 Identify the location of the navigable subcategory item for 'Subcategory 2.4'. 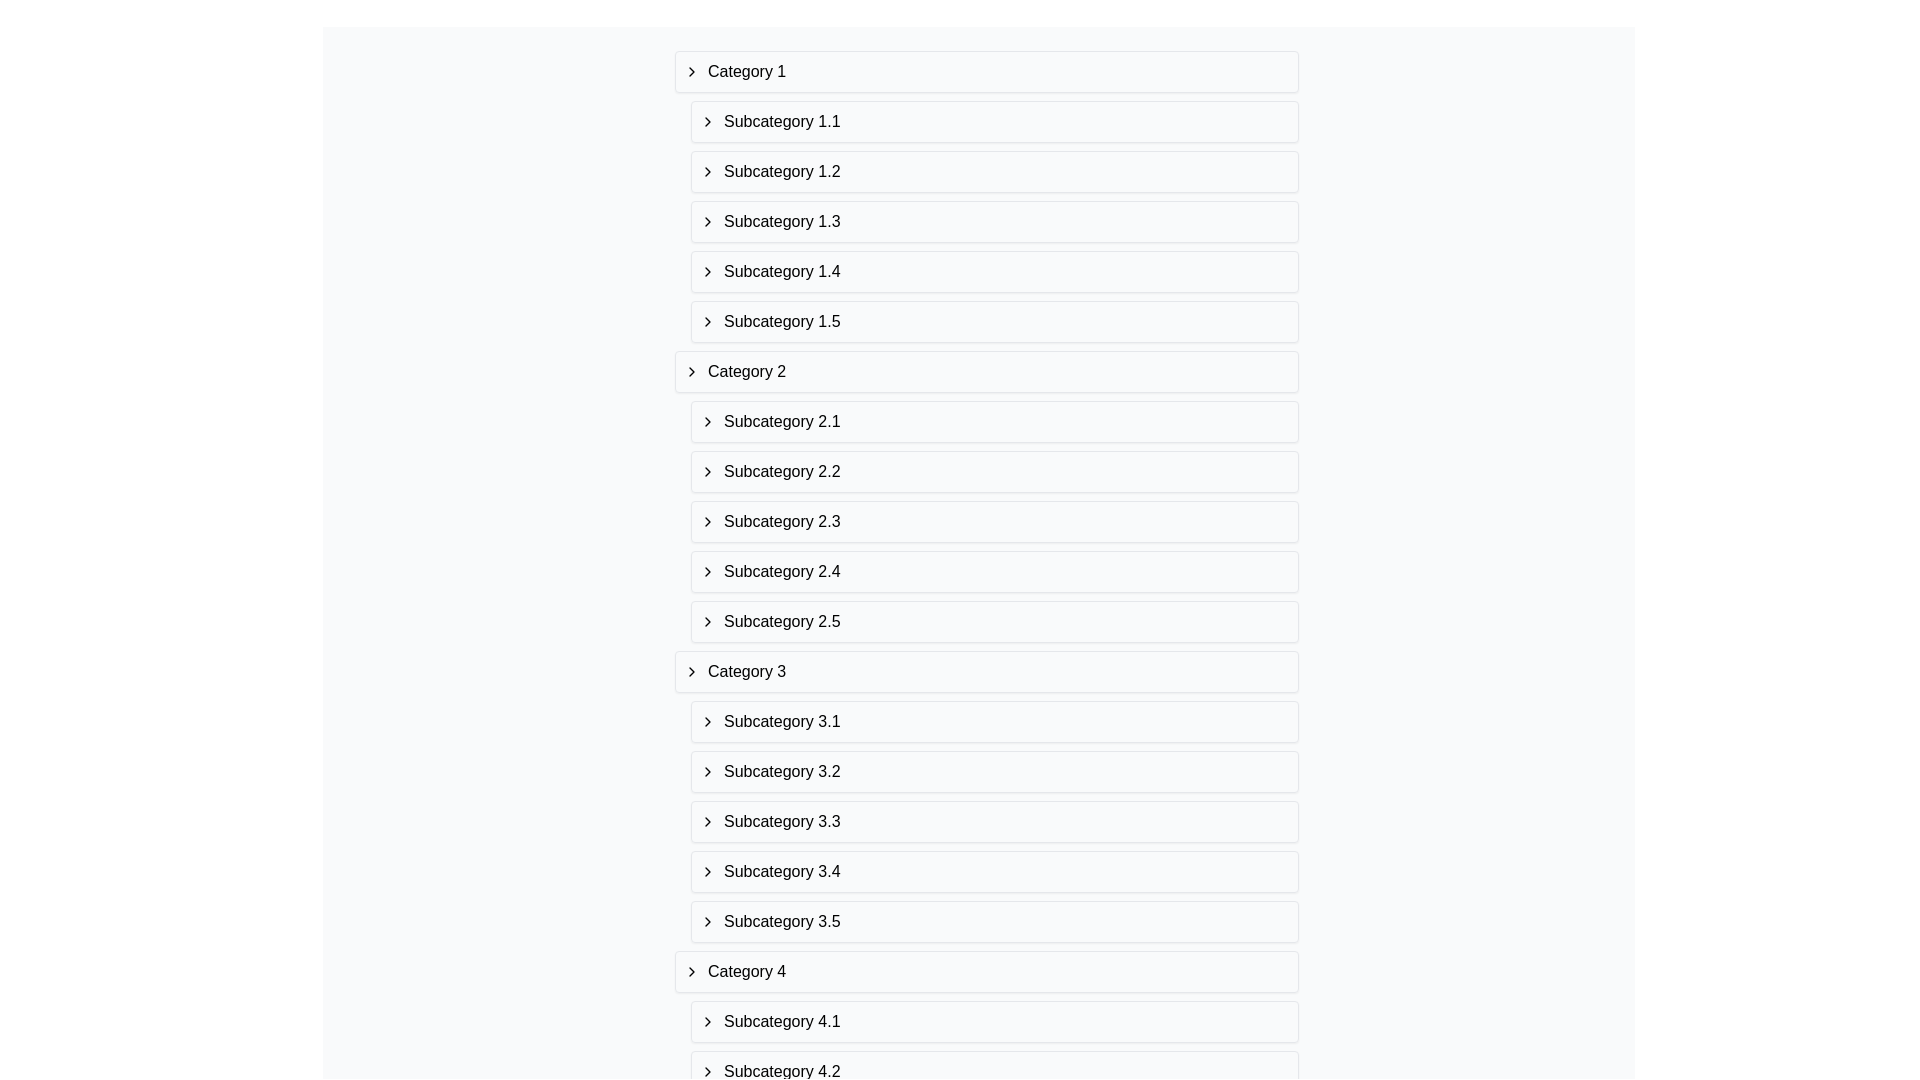
(994, 571).